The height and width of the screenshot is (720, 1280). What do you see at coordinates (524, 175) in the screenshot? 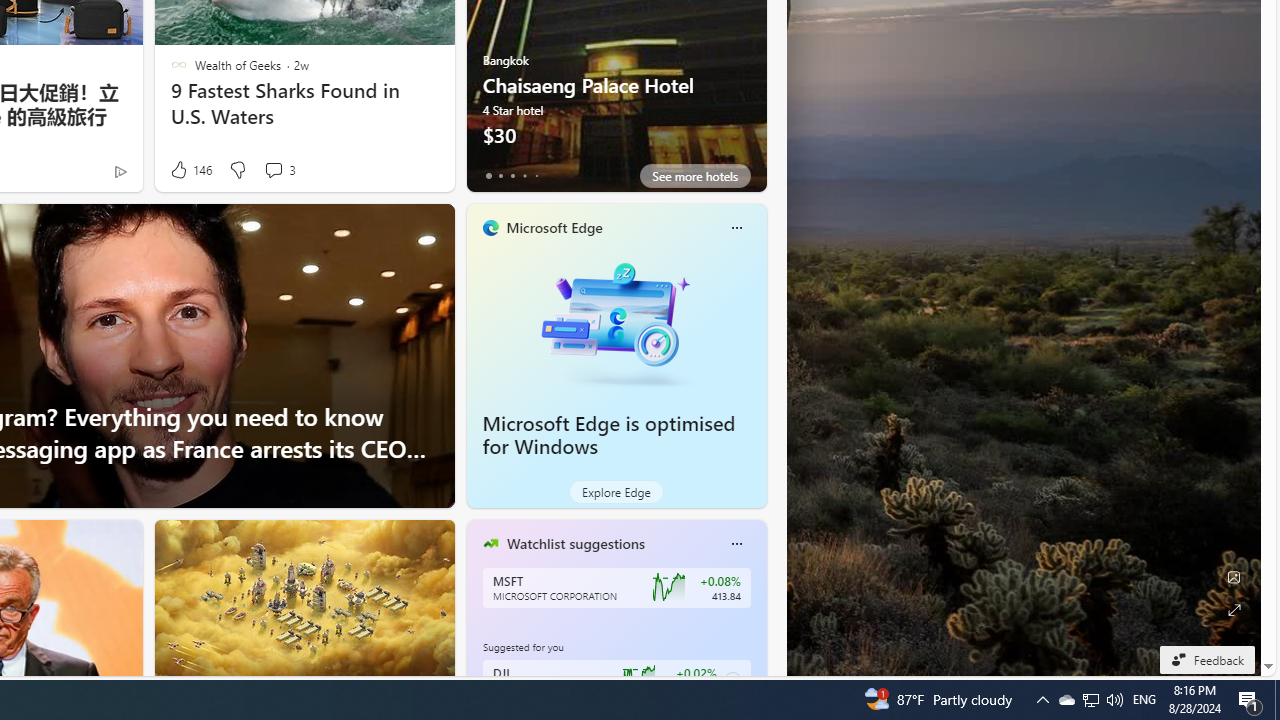
I see `'tab-3'` at bounding box center [524, 175].